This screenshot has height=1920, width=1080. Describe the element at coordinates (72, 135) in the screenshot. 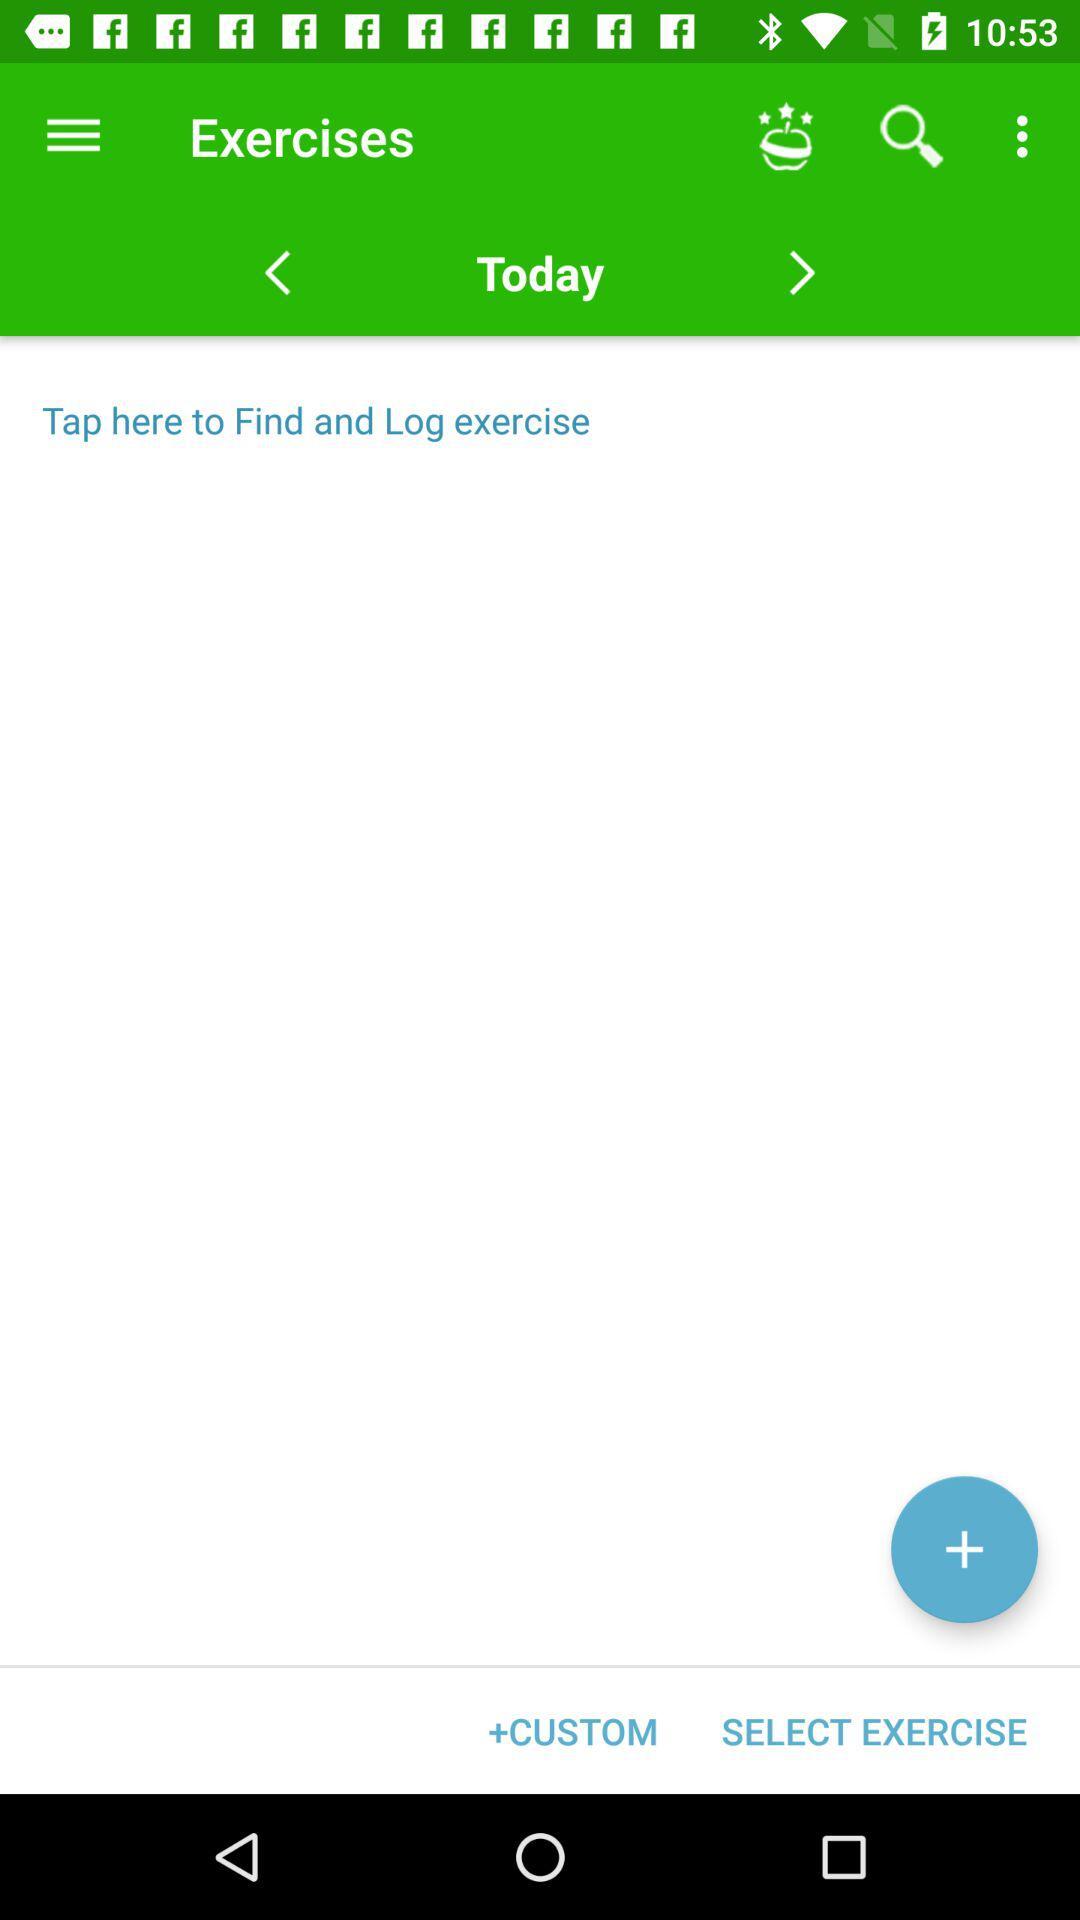

I see `item above tap here to icon` at that location.